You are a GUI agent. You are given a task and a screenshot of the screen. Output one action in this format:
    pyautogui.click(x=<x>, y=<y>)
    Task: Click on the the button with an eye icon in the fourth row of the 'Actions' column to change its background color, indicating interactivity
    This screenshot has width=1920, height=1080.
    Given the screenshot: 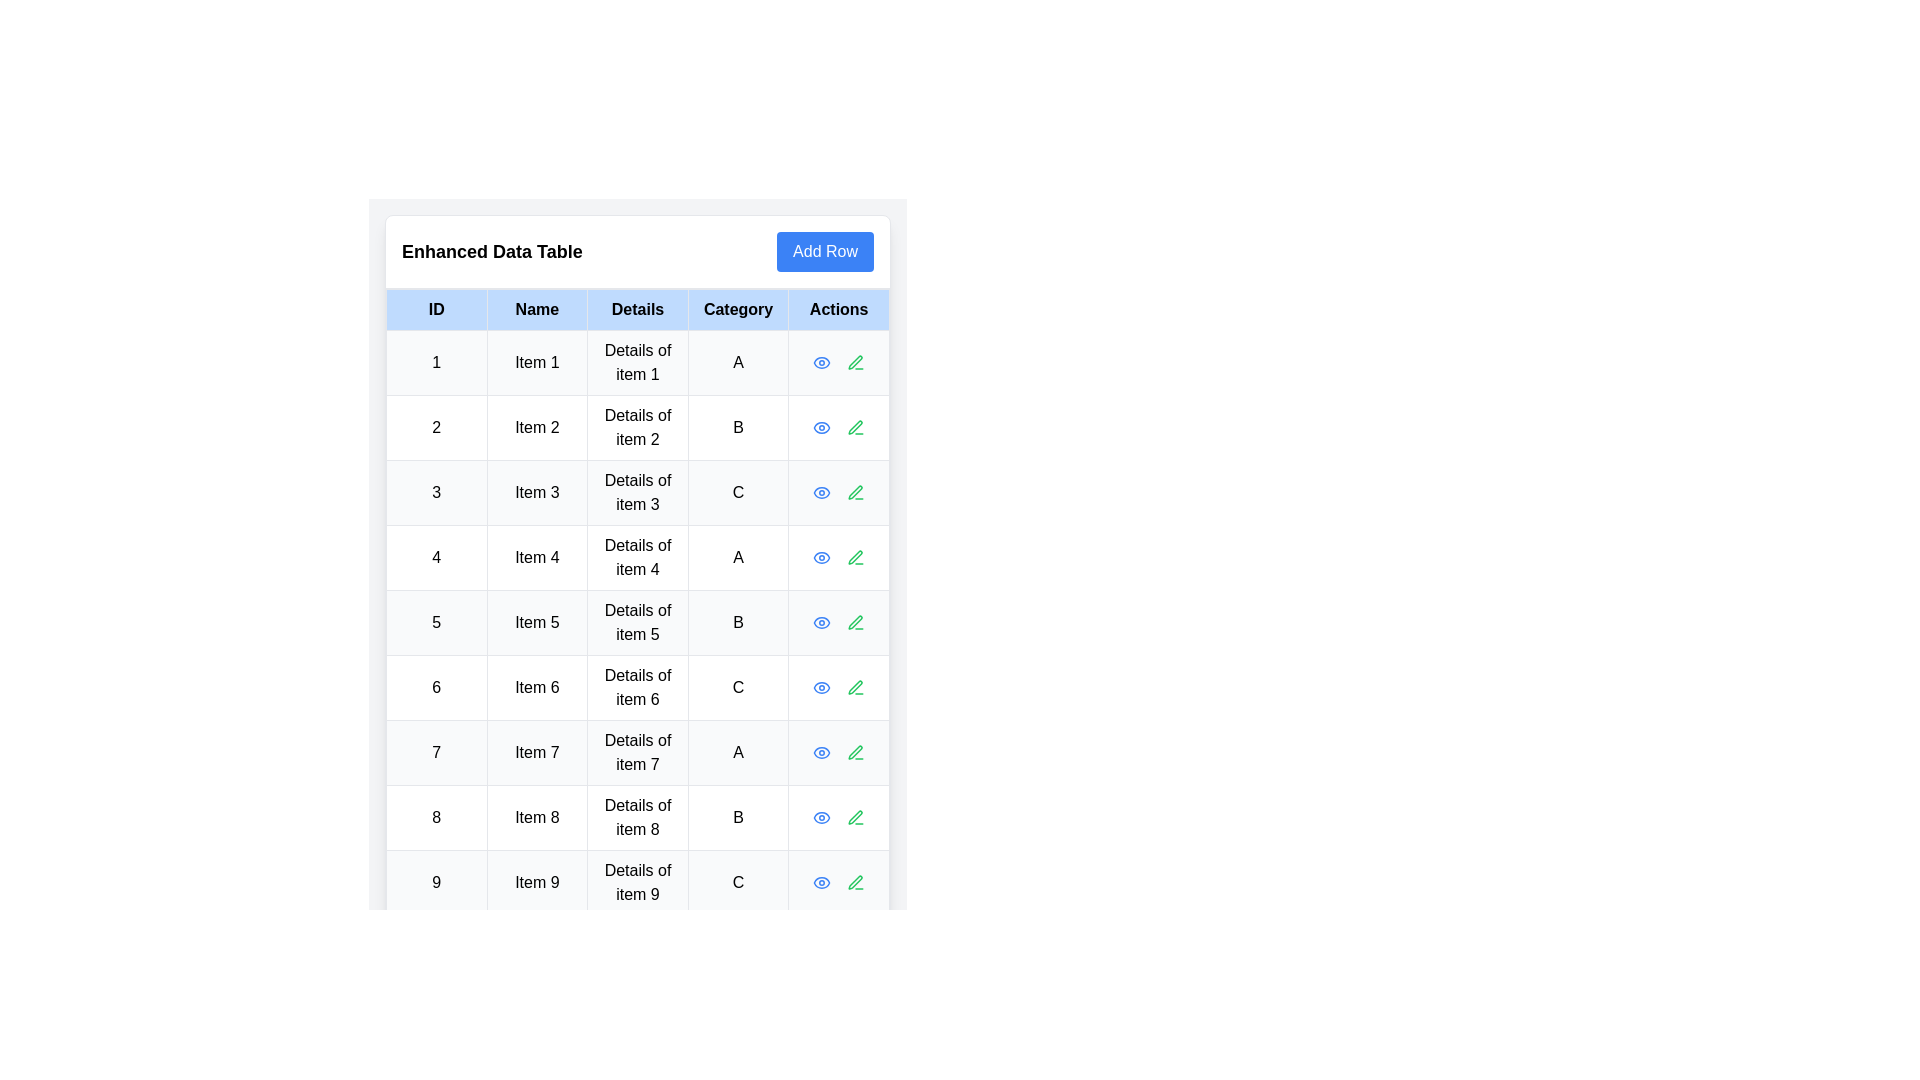 What is the action you would take?
    pyautogui.click(x=822, y=558)
    